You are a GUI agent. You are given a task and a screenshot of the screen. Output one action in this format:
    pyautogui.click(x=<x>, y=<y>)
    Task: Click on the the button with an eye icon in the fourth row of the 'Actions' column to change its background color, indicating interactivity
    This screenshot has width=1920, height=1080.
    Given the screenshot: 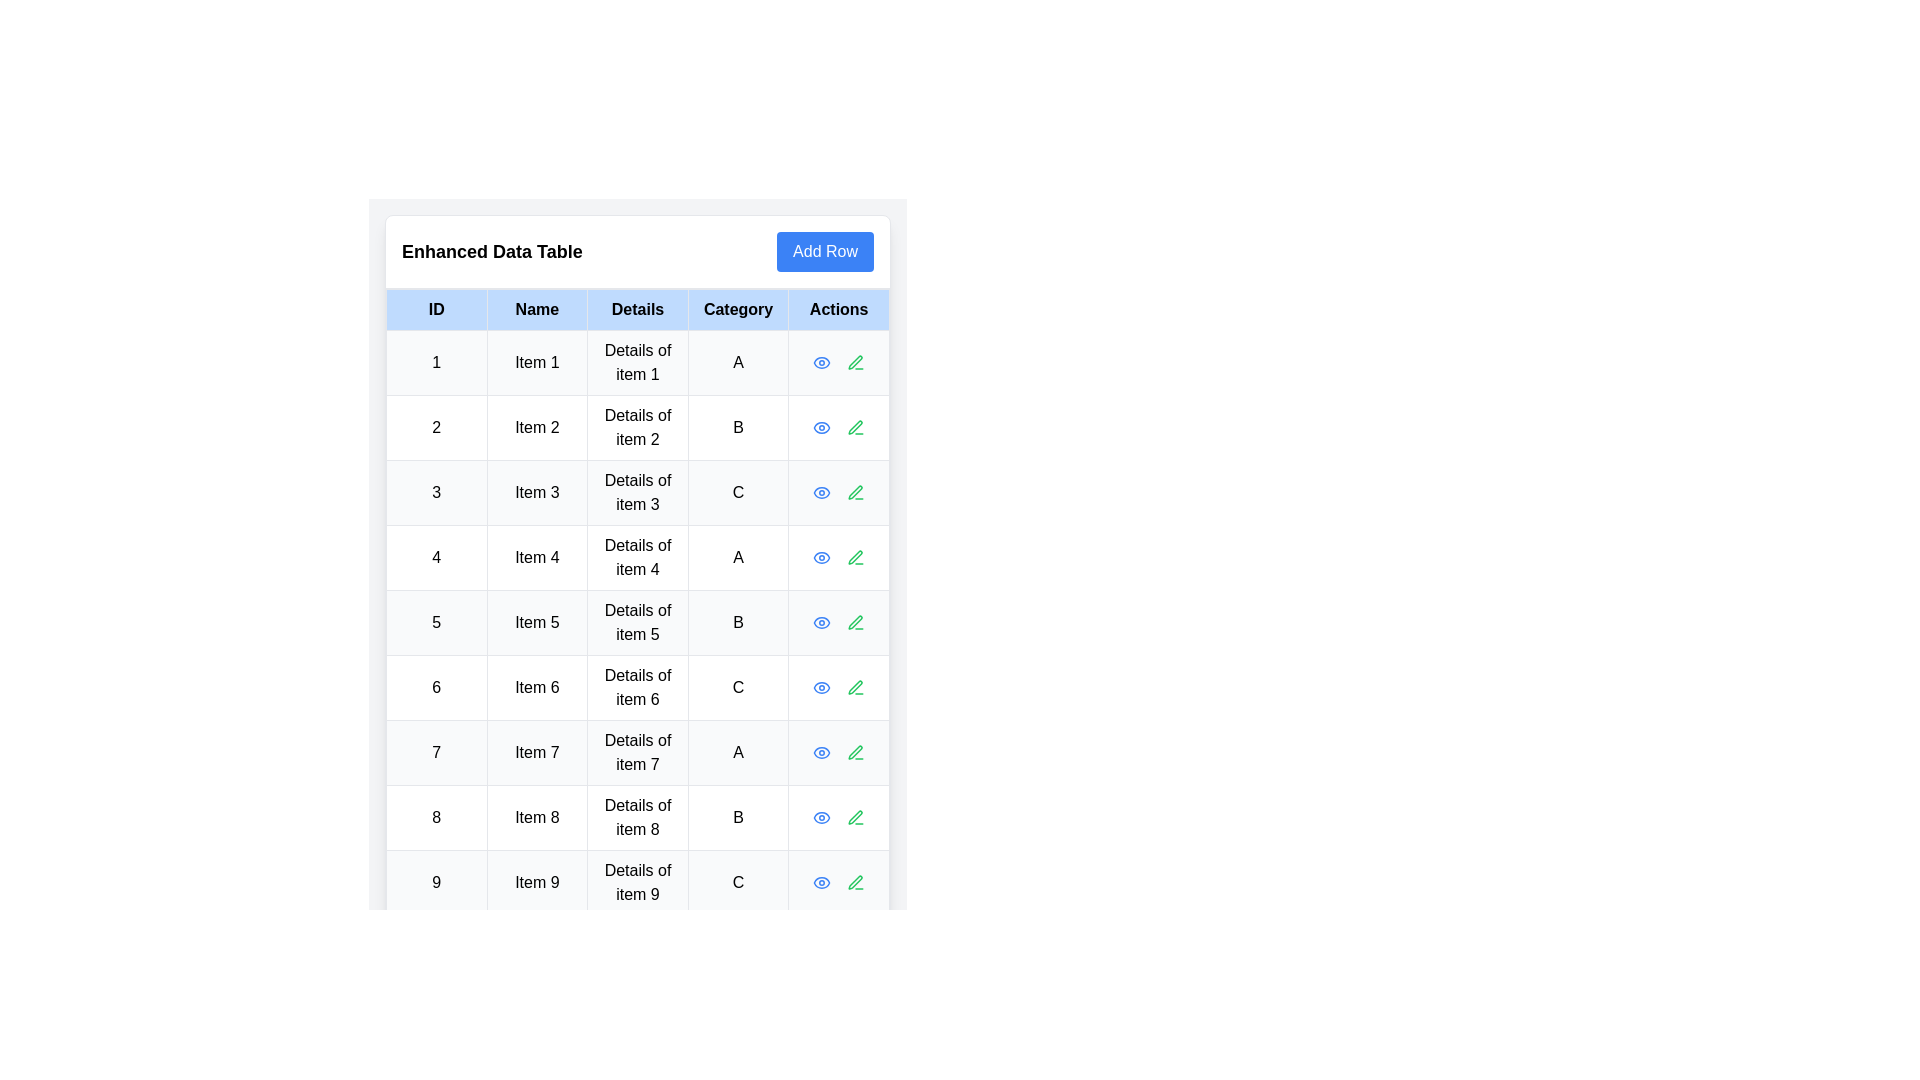 What is the action you would take?
    pyautogui.click(x=822, y=558)
    